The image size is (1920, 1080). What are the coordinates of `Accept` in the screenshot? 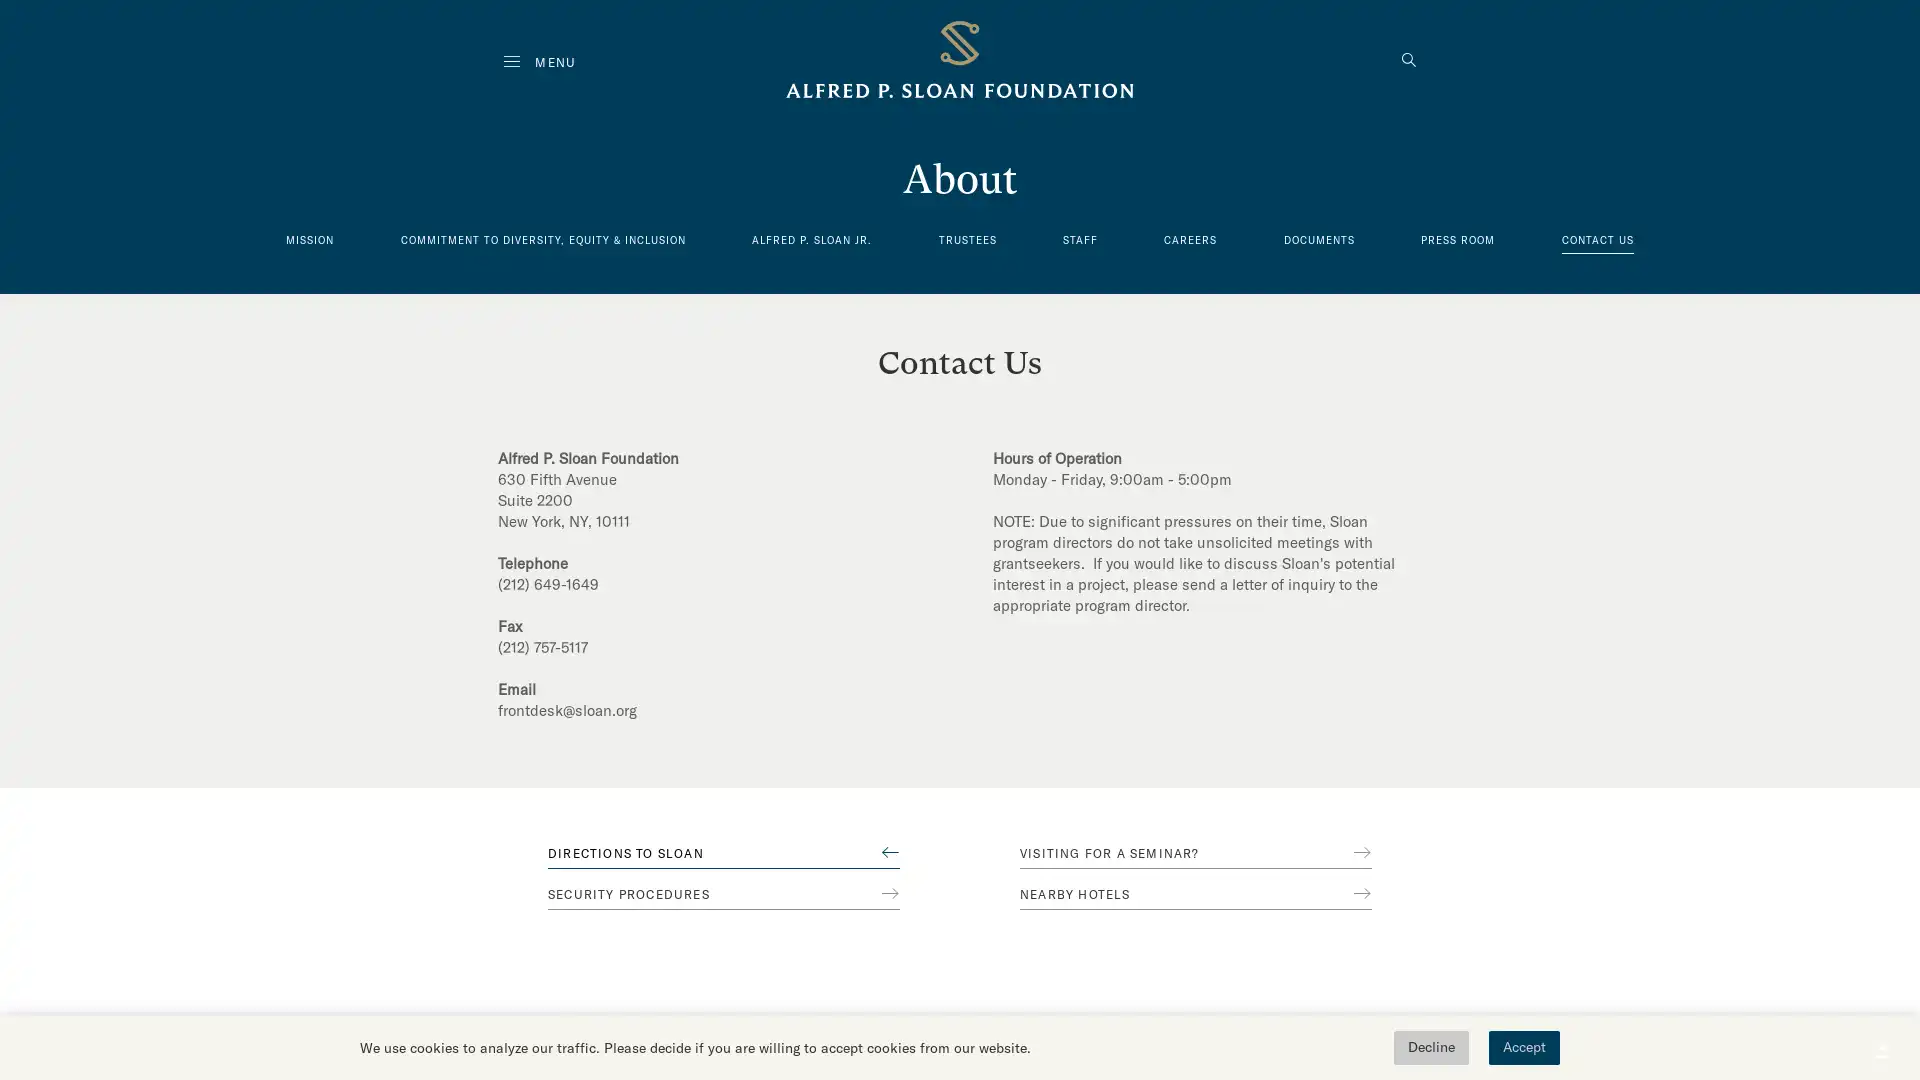 It's located at (1523, 1047).